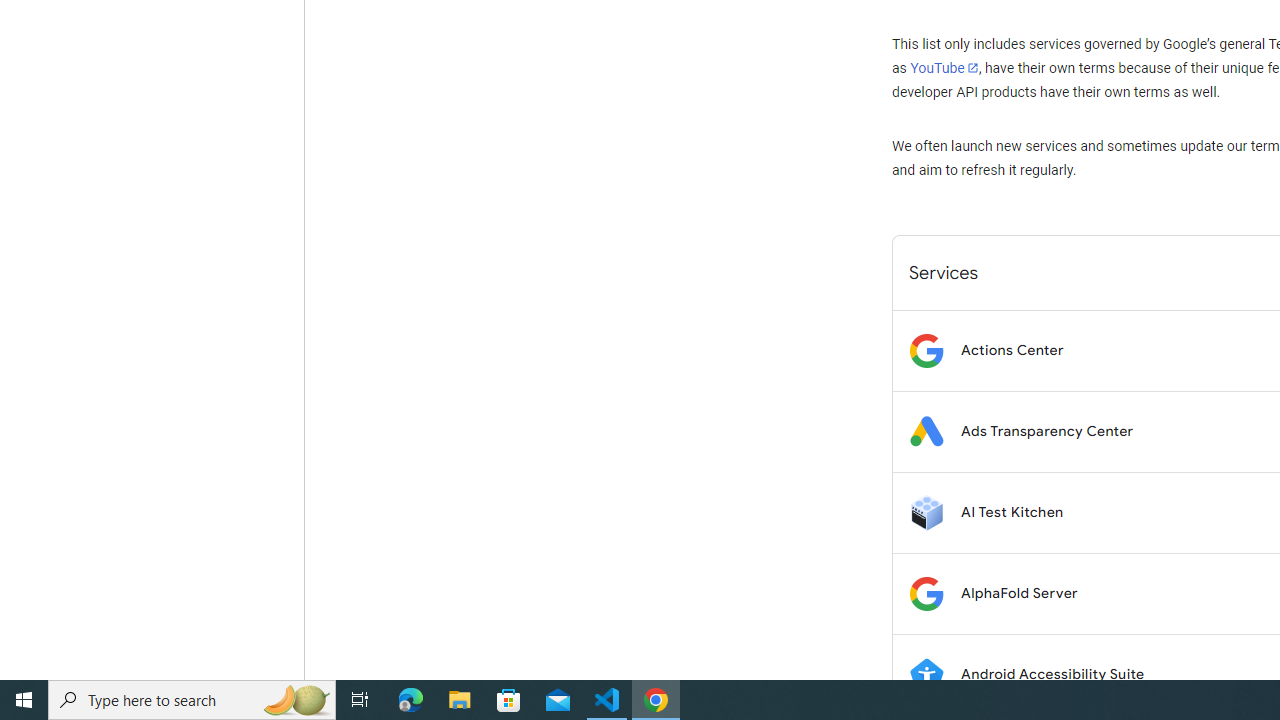 The image size is (1280, 720). Describe the element at coordinates (943, 67) in the screenshot. I see `'YouTube'` at that location.